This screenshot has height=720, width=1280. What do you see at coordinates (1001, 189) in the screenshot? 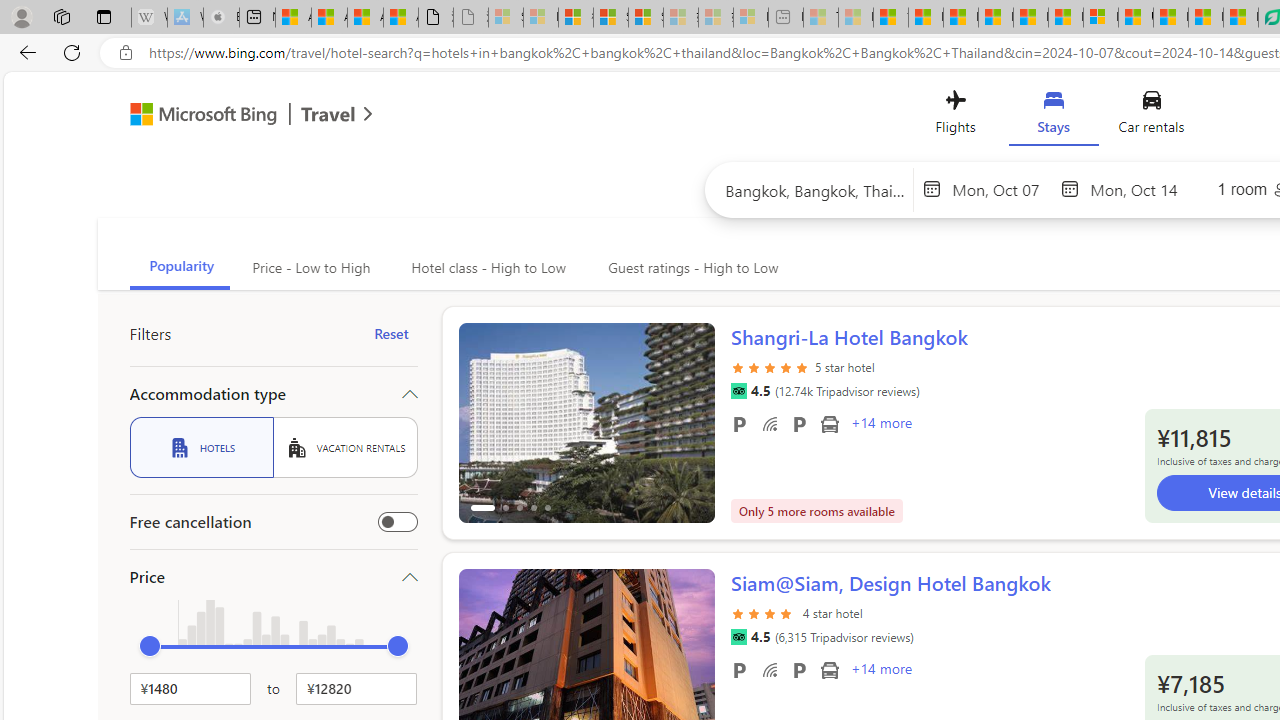
I see `'Start Date'` at bounding box center [1001, 189].